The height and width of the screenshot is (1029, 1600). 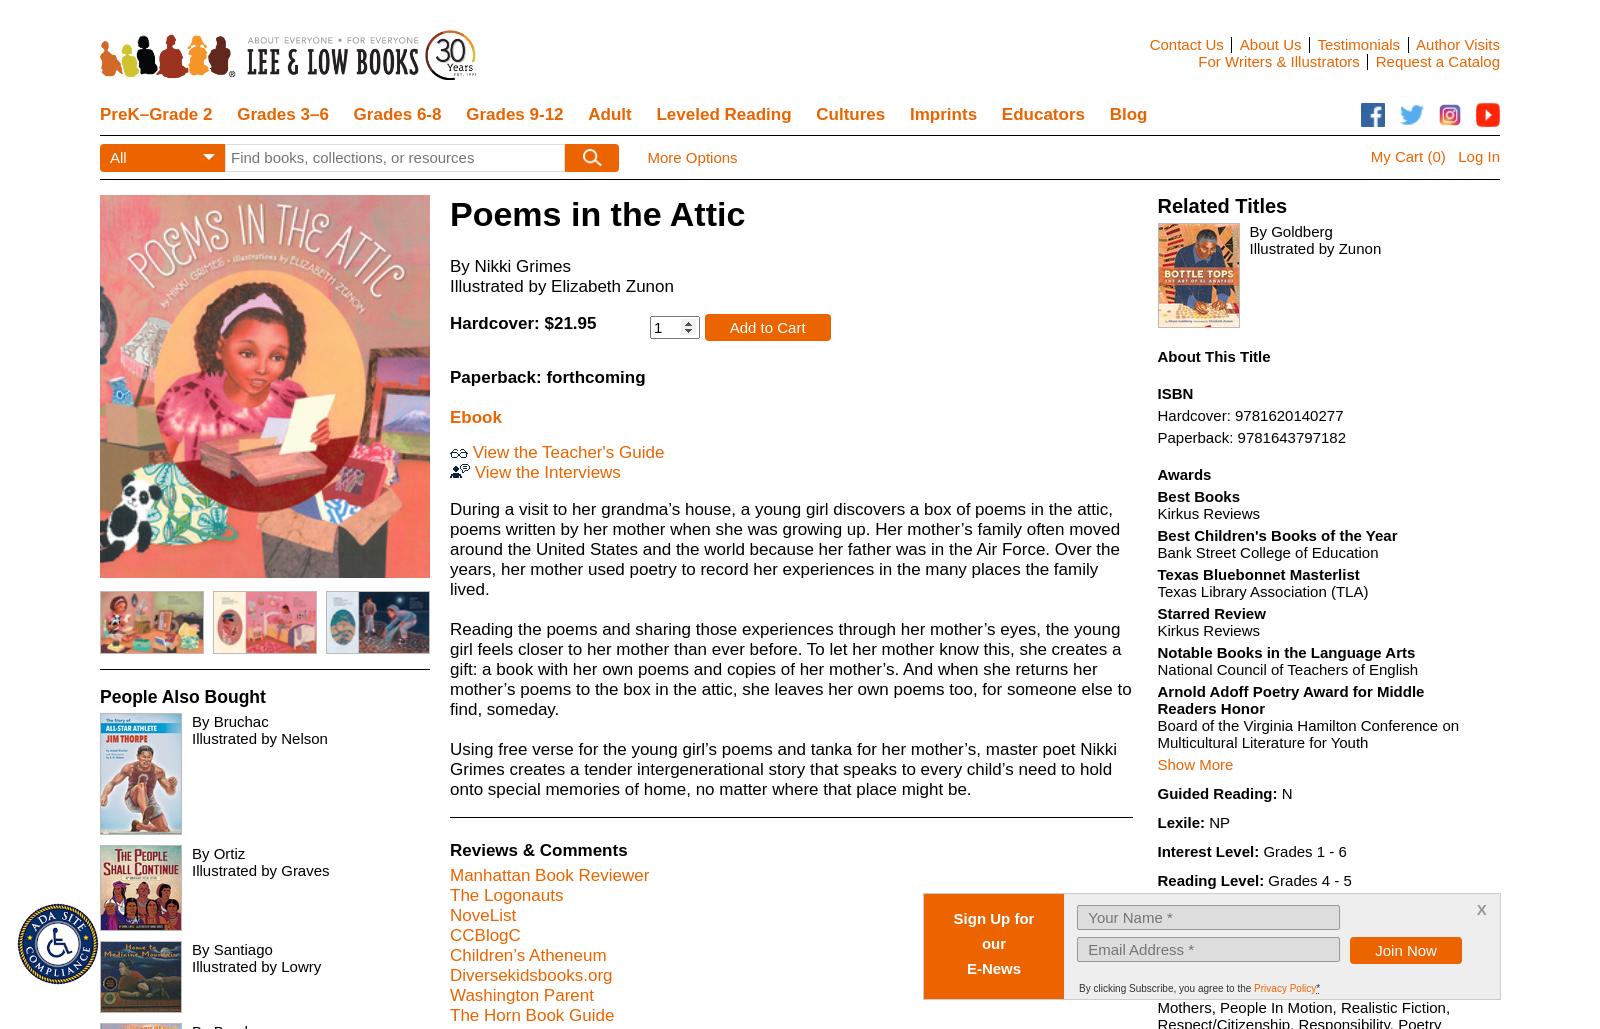 I want to click on 'By Ortiz', so click(x=218, y=852).